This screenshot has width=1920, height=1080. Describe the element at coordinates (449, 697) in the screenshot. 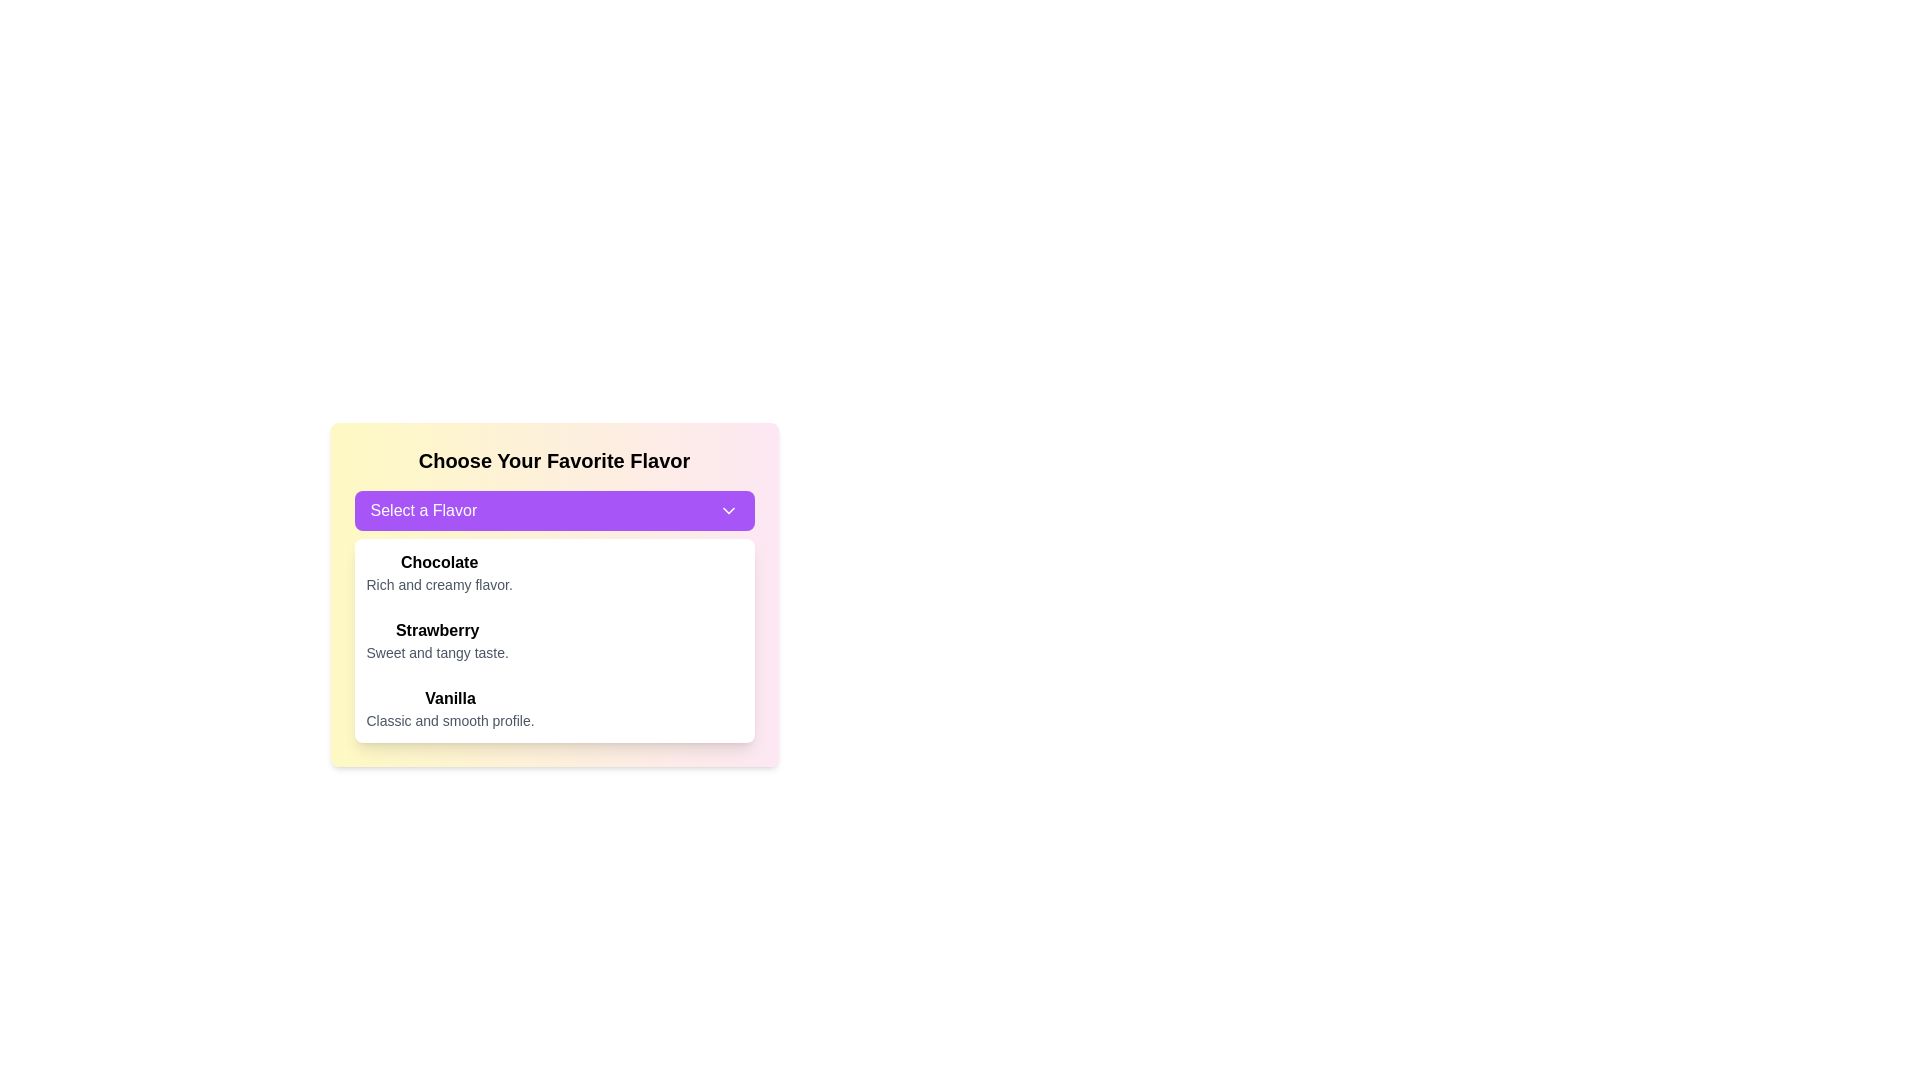

I see `the bold, black text label displaying 'Vanilla' located in the bottom row of a dropdown panel, following 'Chocolate' and 'Strawberry'` at that location.